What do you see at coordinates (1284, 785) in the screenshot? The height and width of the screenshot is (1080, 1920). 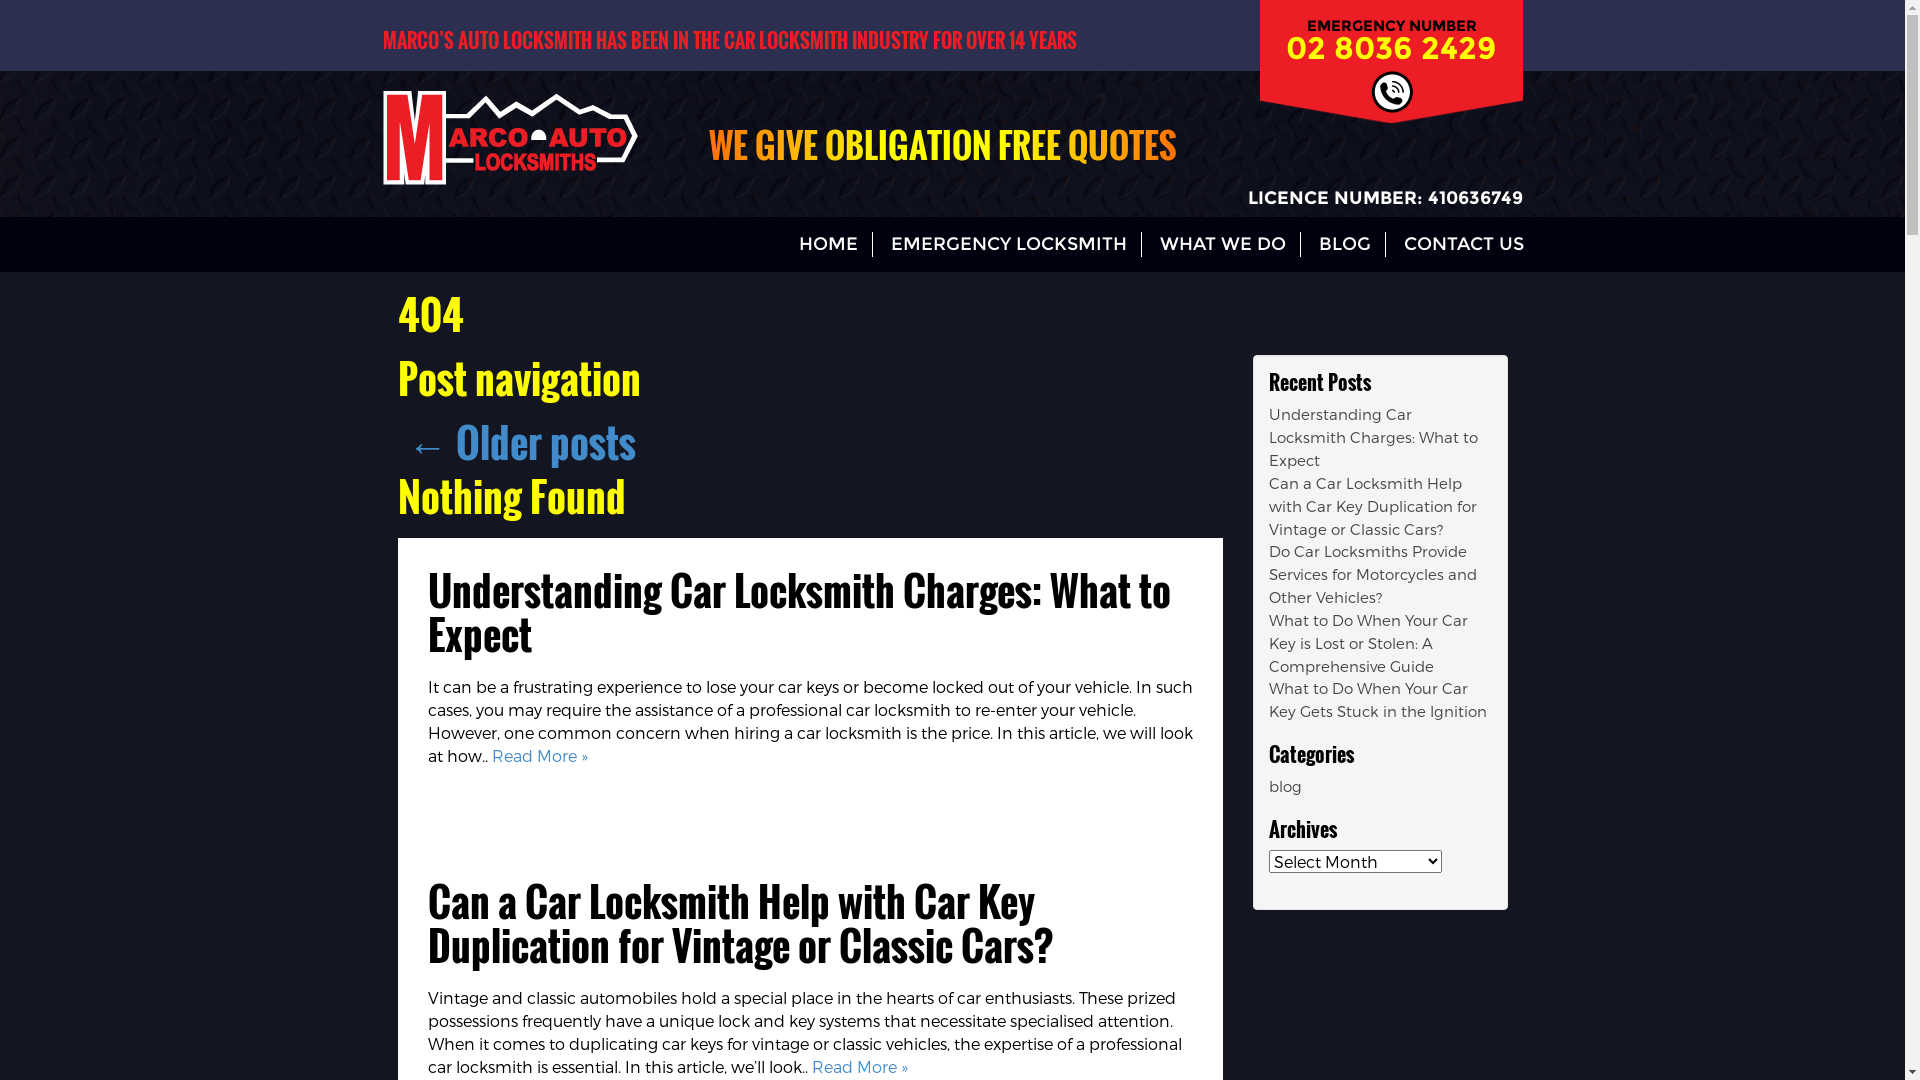 I see `'blog'` at bounding box center [1284, 785].